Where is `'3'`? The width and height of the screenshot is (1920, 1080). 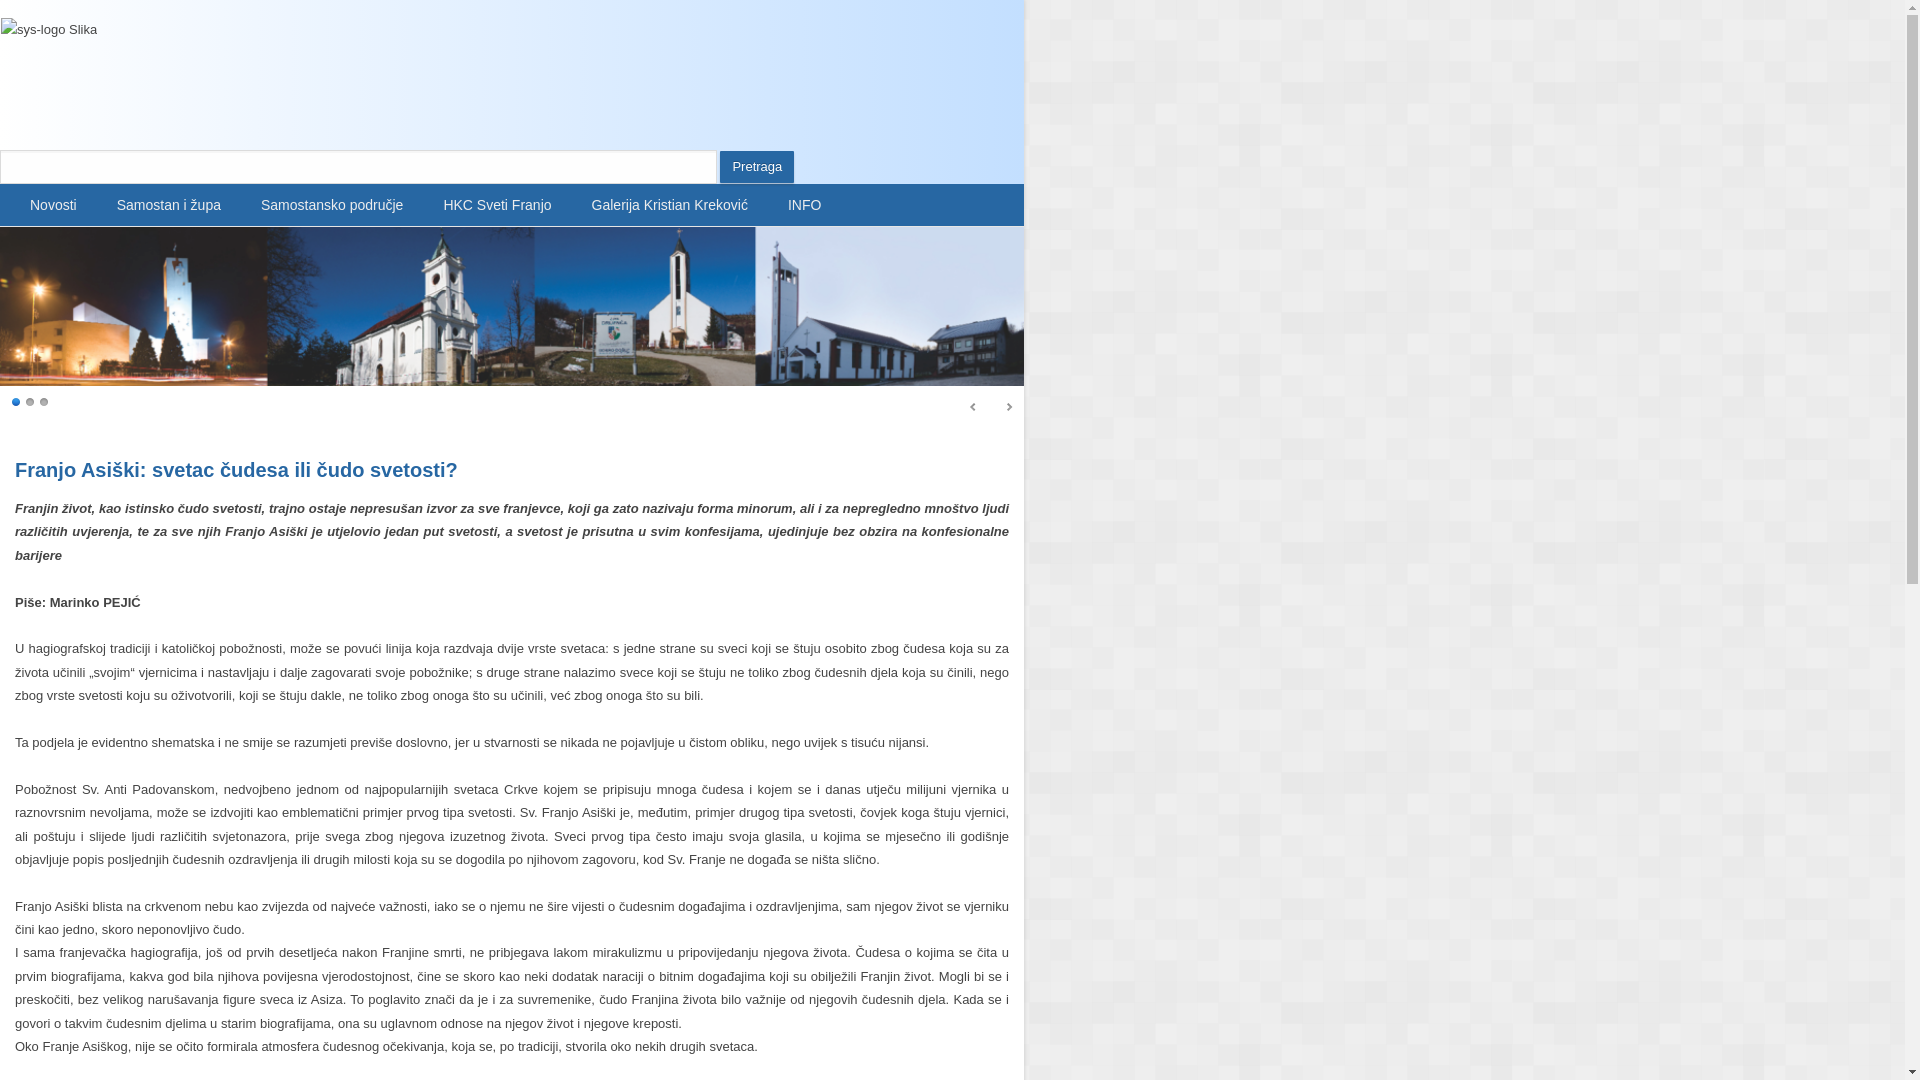
'3' is located at coordinates (39, 401).